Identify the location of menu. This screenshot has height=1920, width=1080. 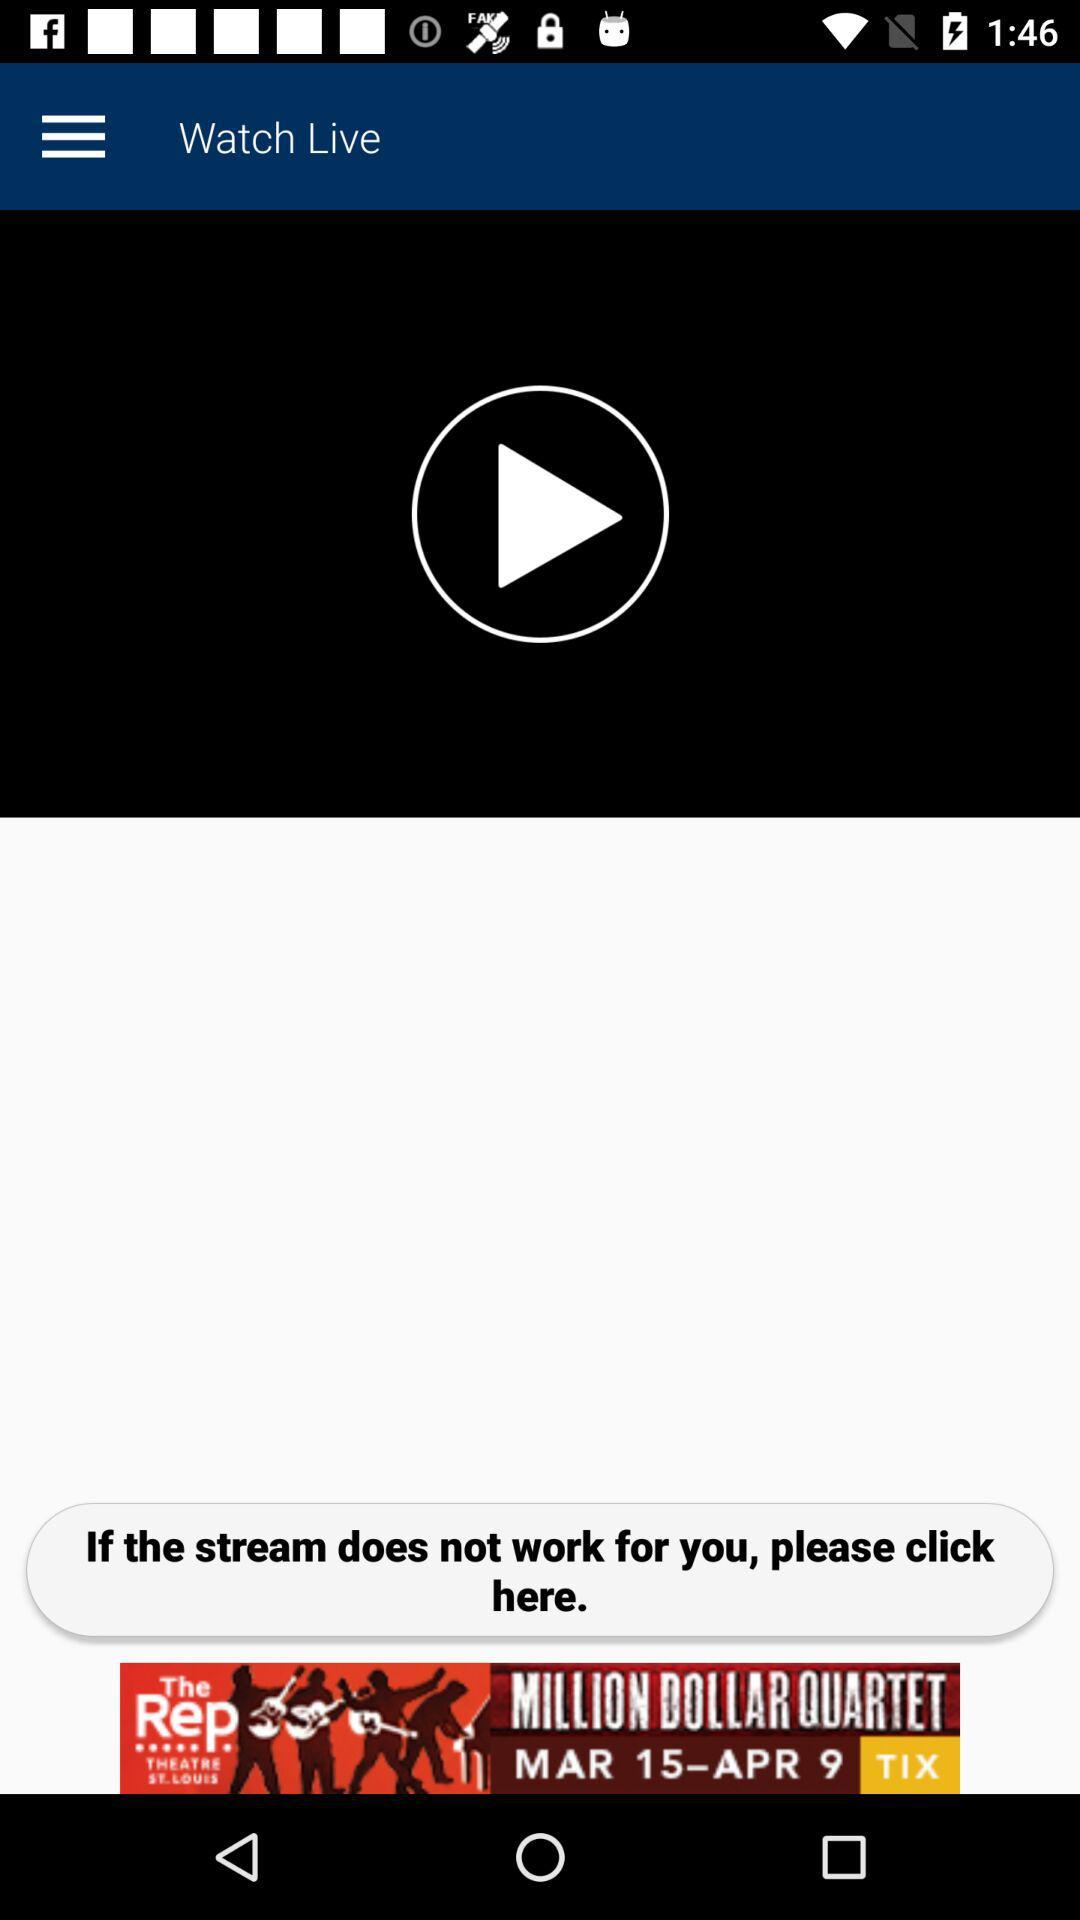
(72, 135).